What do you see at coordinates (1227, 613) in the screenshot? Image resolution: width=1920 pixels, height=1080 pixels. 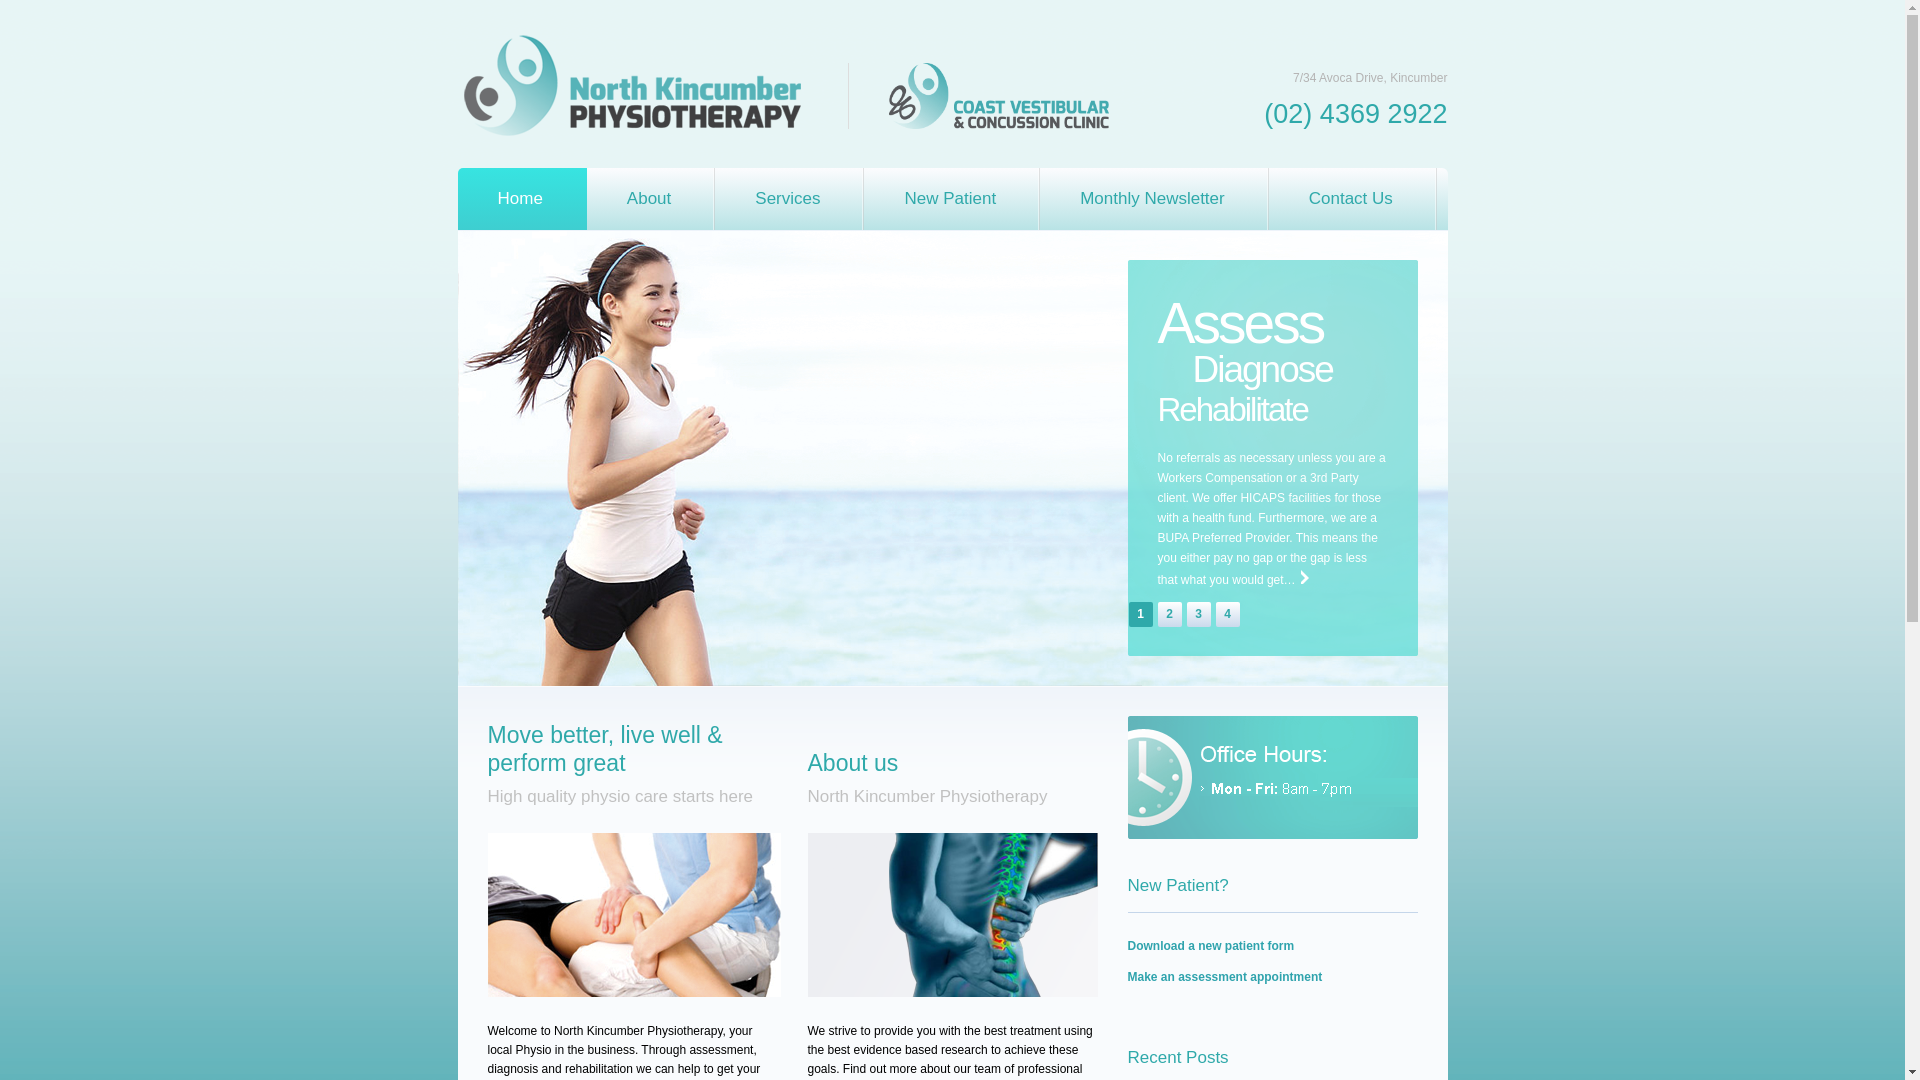 I see `'4'` at bounding box center [1227, 613].